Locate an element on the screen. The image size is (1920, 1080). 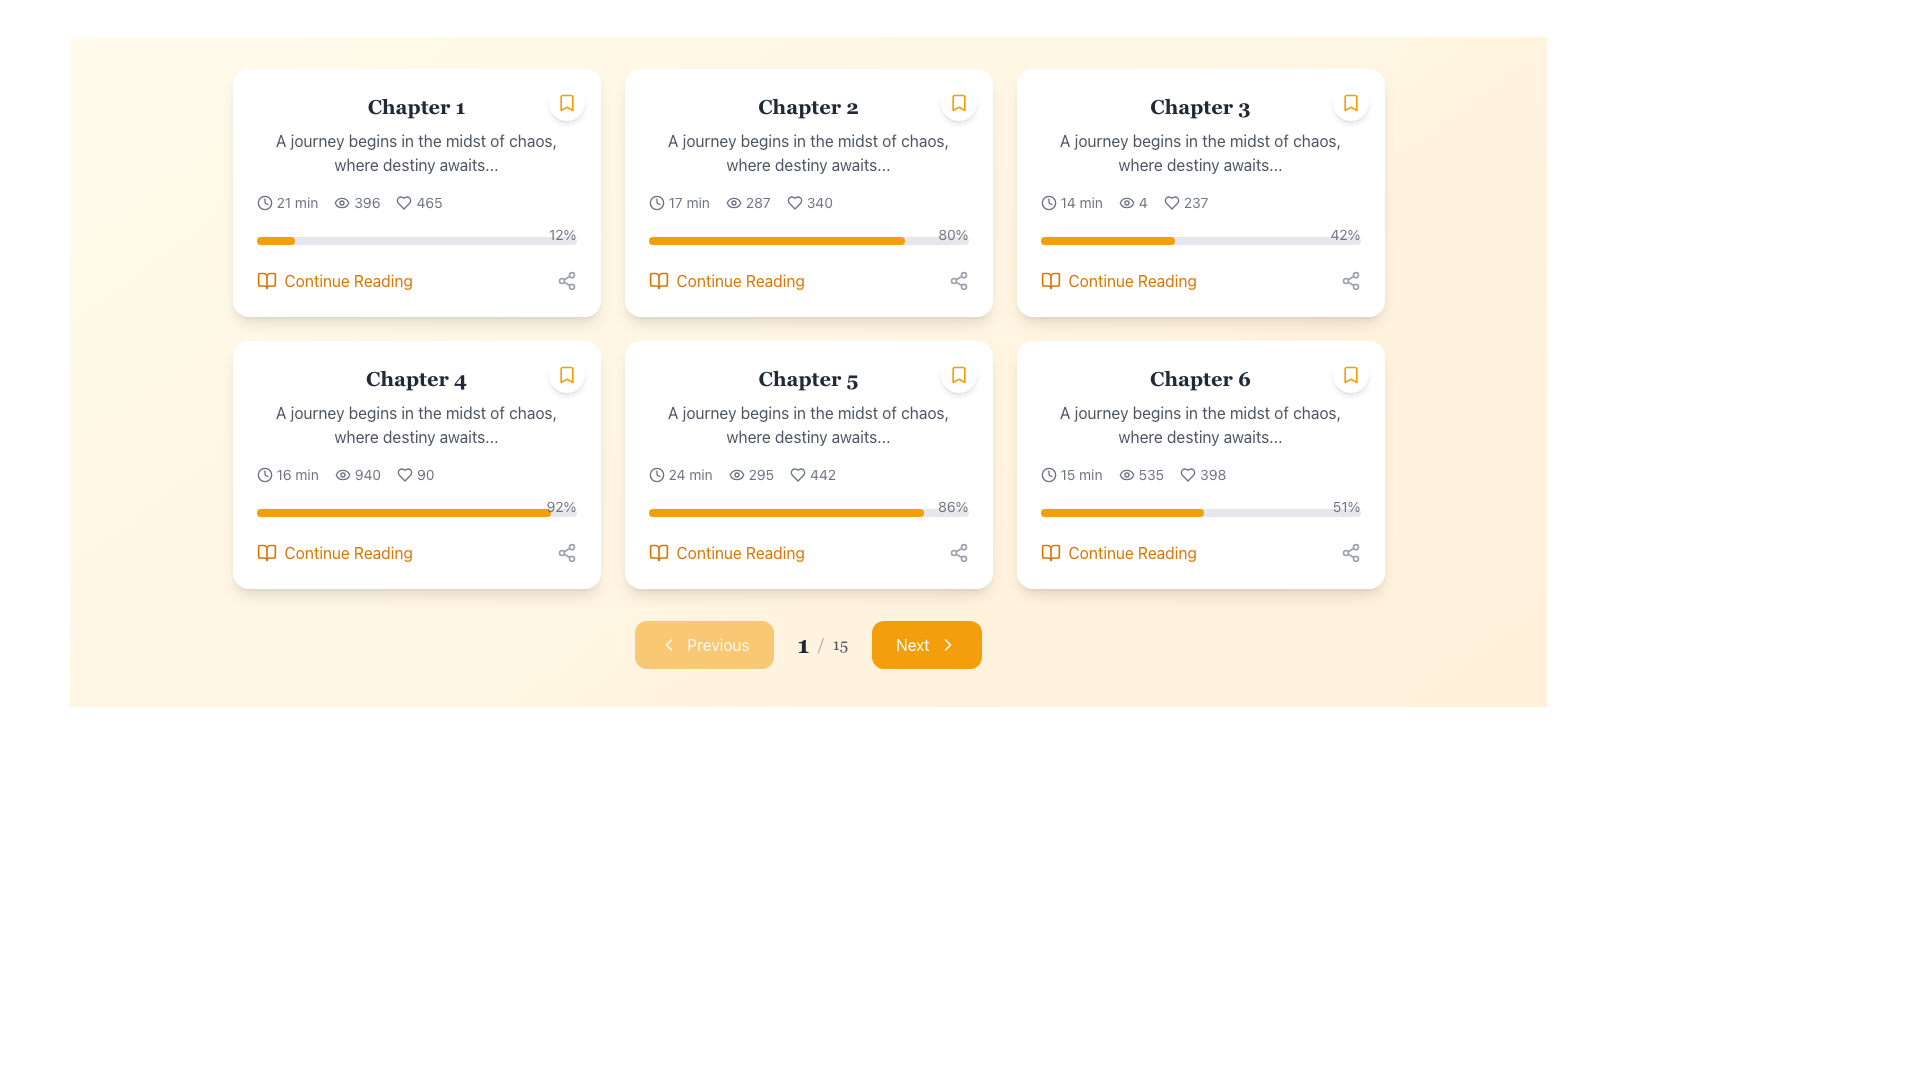
the static text label displaying '21 min', which is adjacent to a clock icon in the first card of the grid layout is located at coordinates (296, 203).